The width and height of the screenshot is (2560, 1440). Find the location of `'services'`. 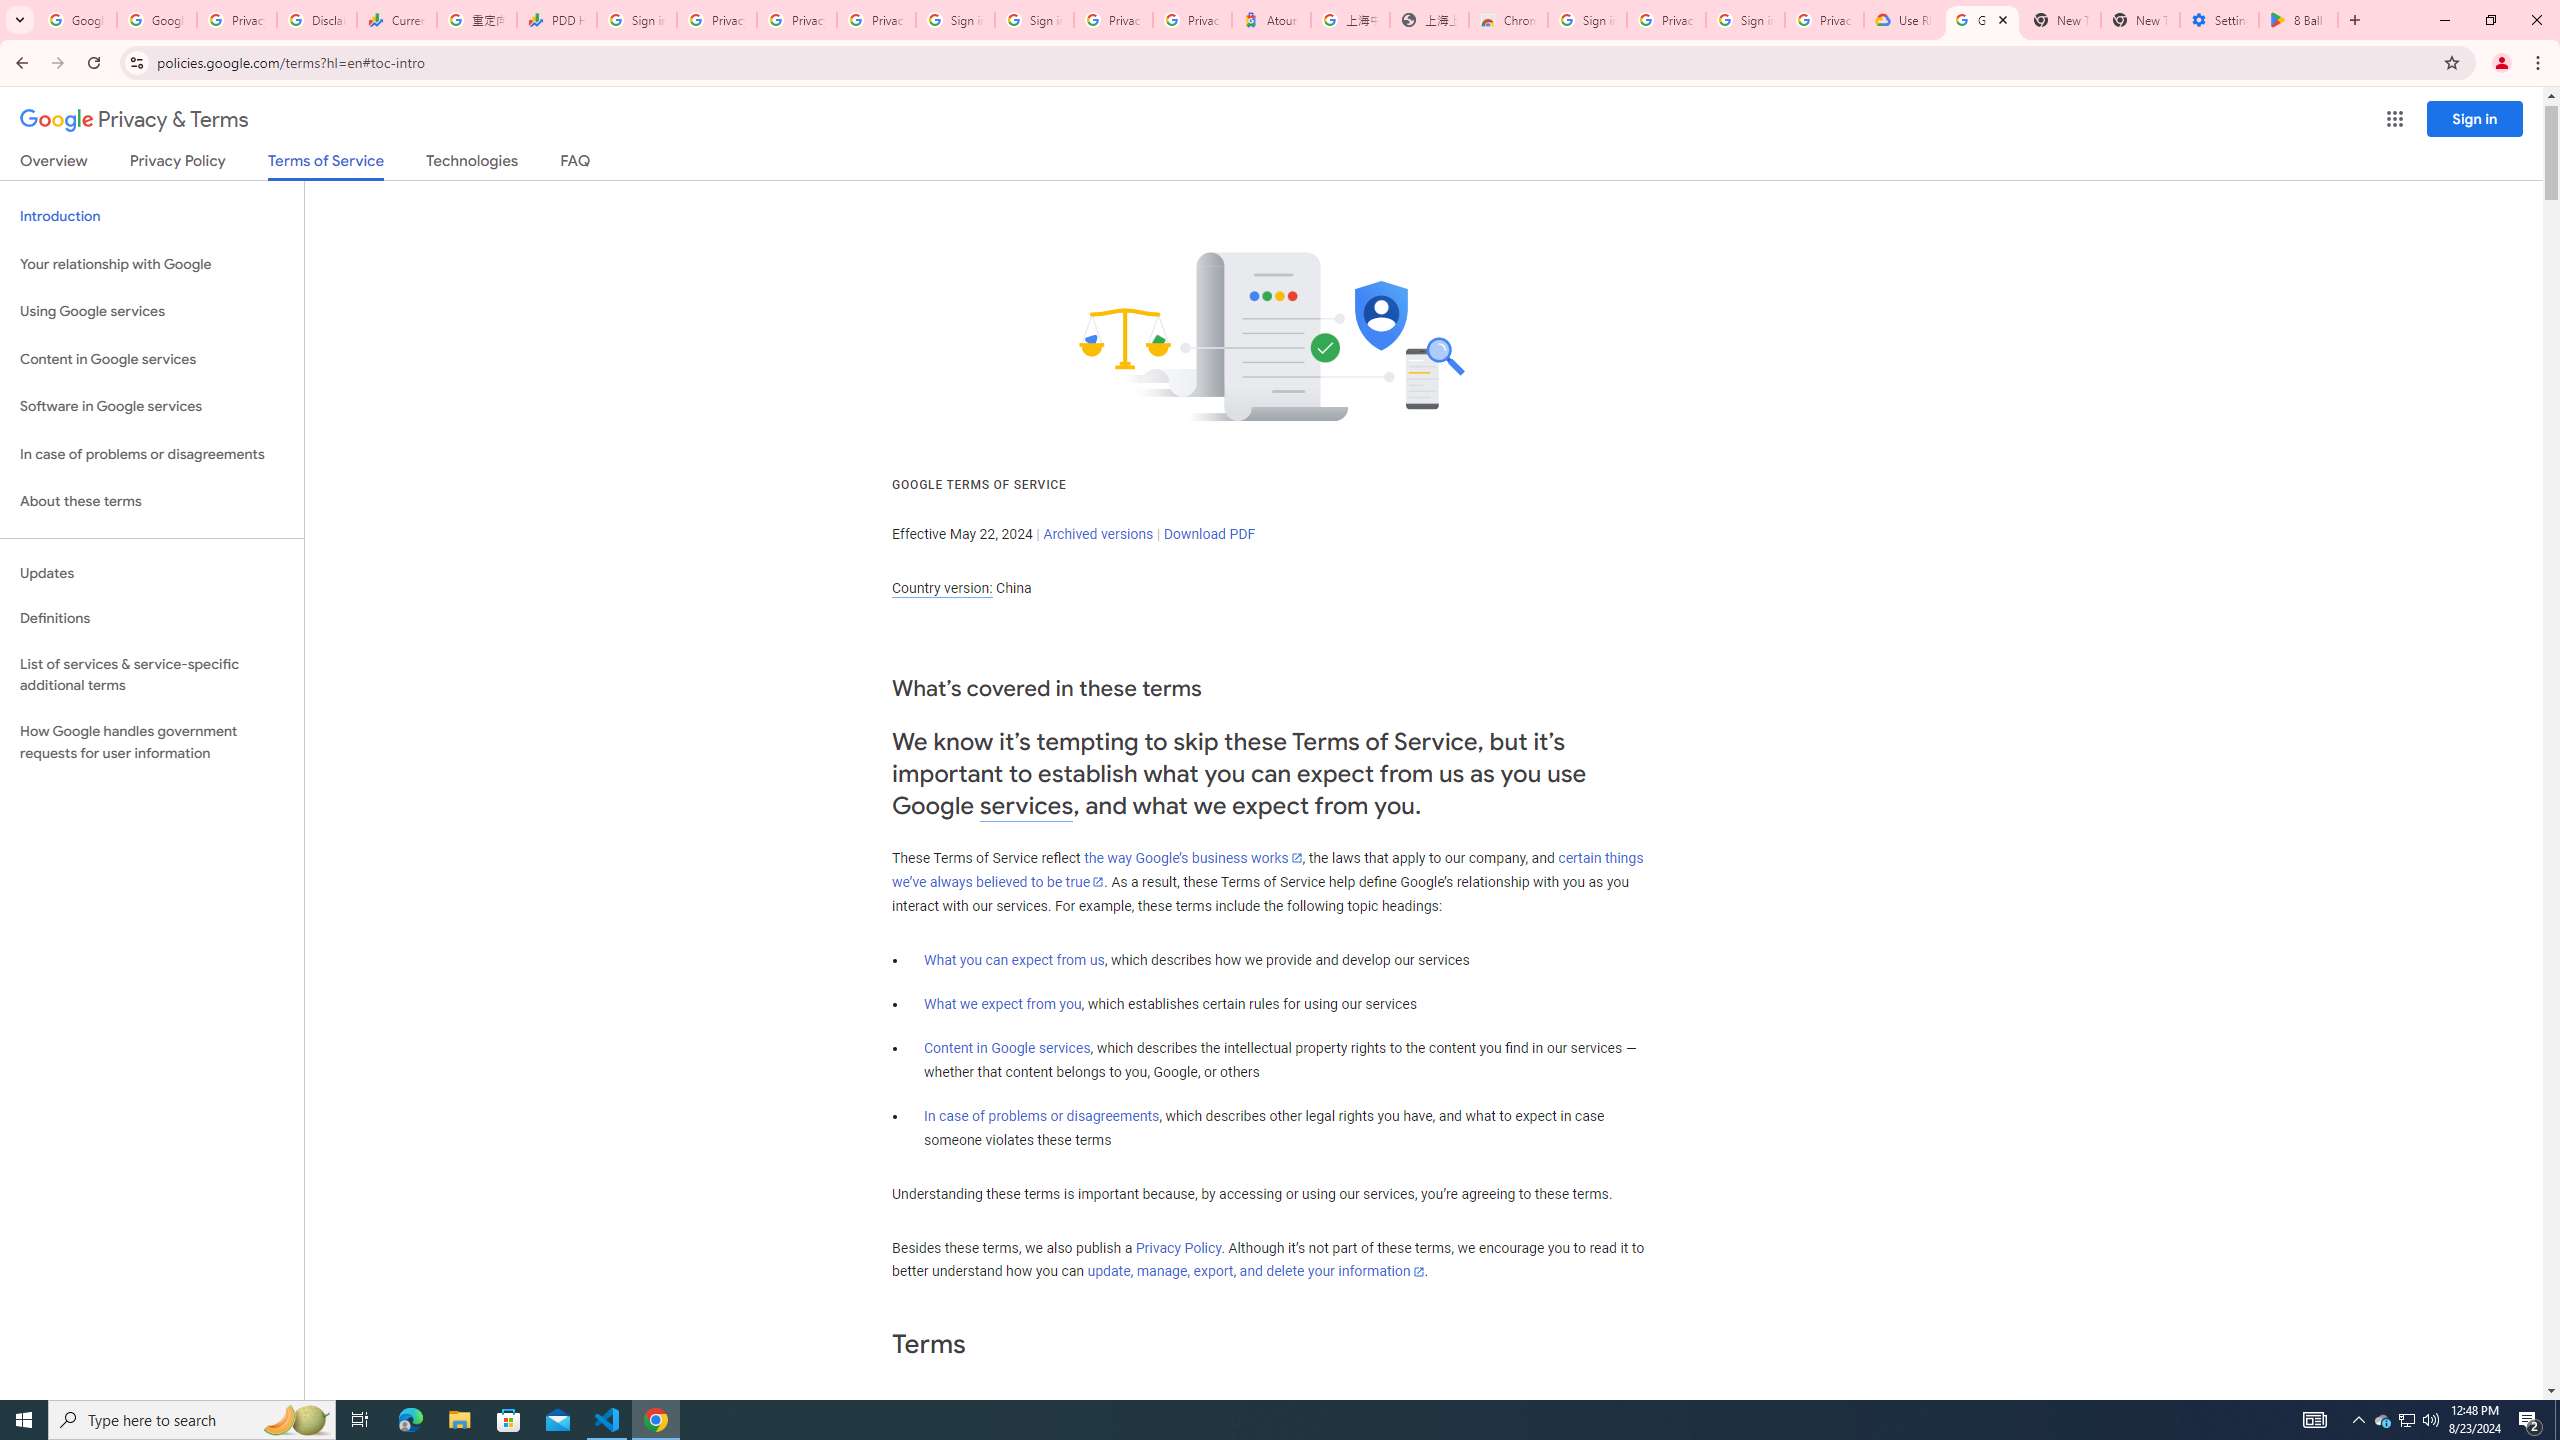

'services' is located at coordinates (1026, 805).